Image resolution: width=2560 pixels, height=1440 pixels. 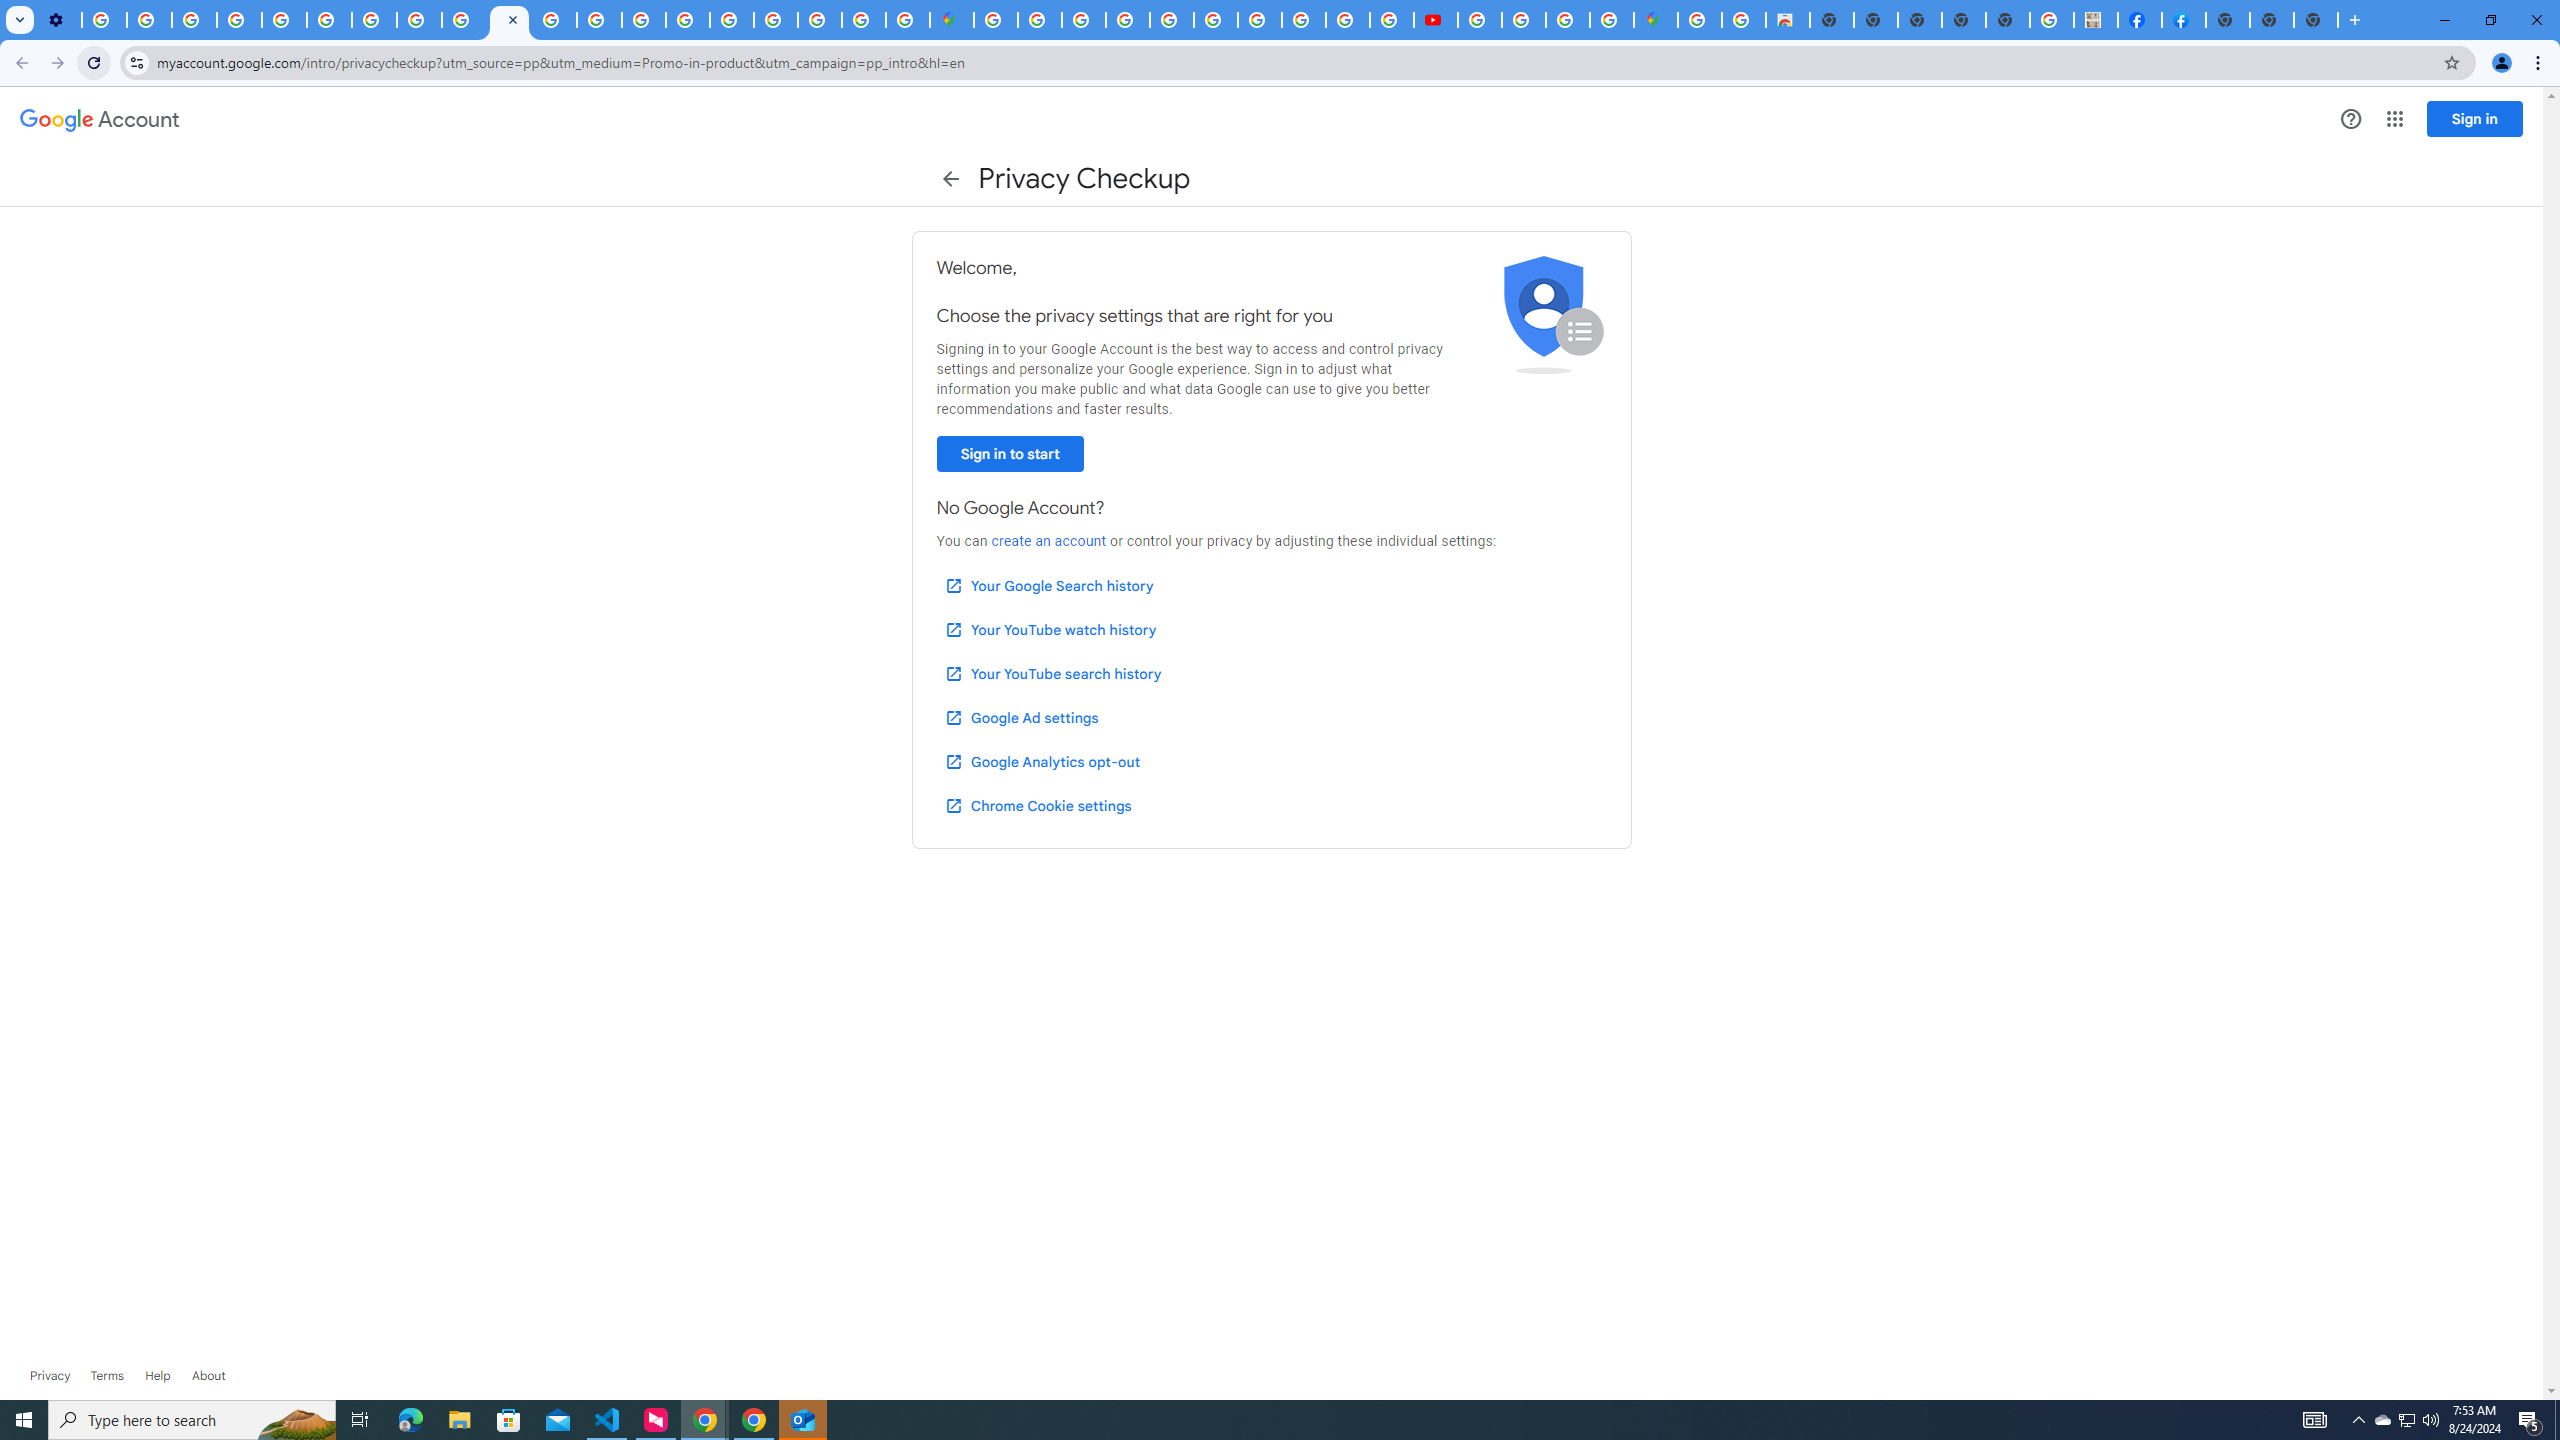 I want to click on 'Your YouTube search history', so click(x=1052, y=674).